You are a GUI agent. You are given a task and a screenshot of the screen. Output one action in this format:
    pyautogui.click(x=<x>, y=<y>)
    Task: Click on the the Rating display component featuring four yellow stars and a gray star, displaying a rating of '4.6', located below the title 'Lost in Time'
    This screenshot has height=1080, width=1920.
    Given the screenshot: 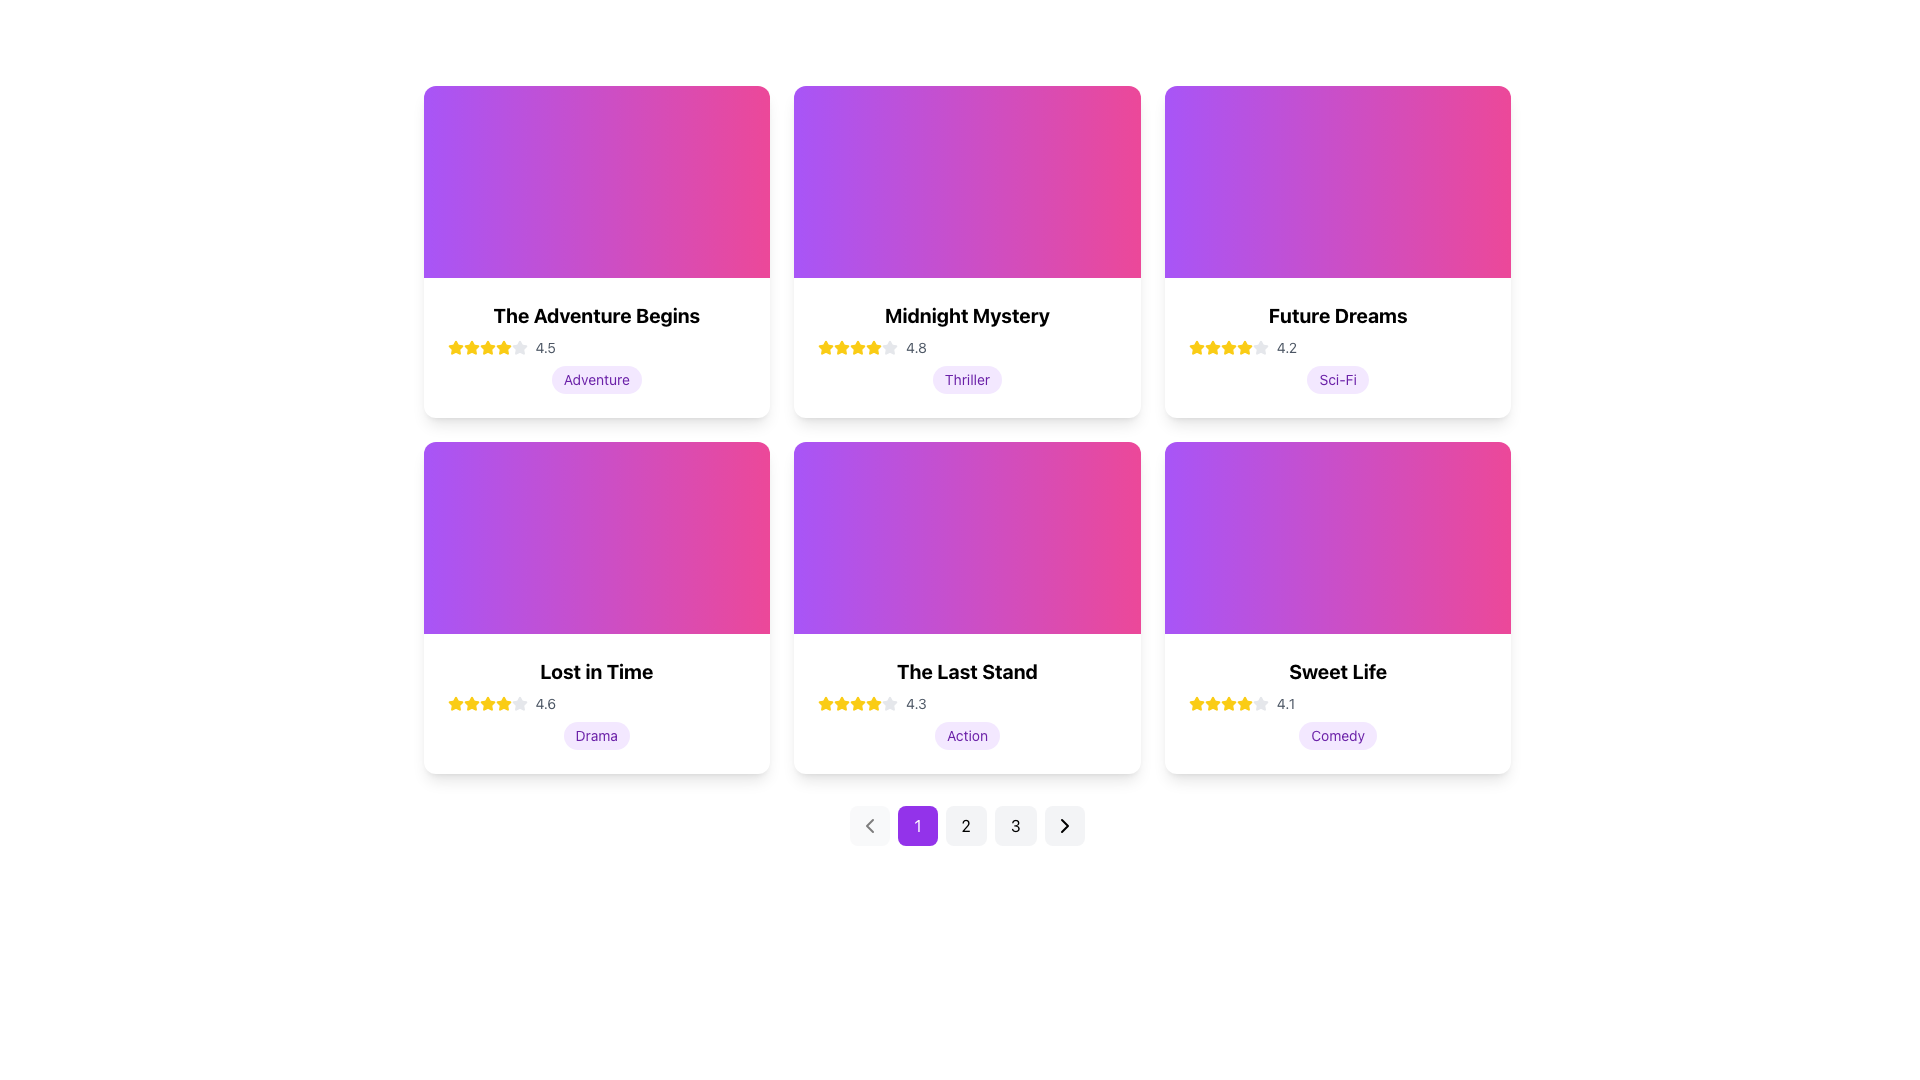 What is the action you would take?
    pyautogui.click(x=595, y=703)
    